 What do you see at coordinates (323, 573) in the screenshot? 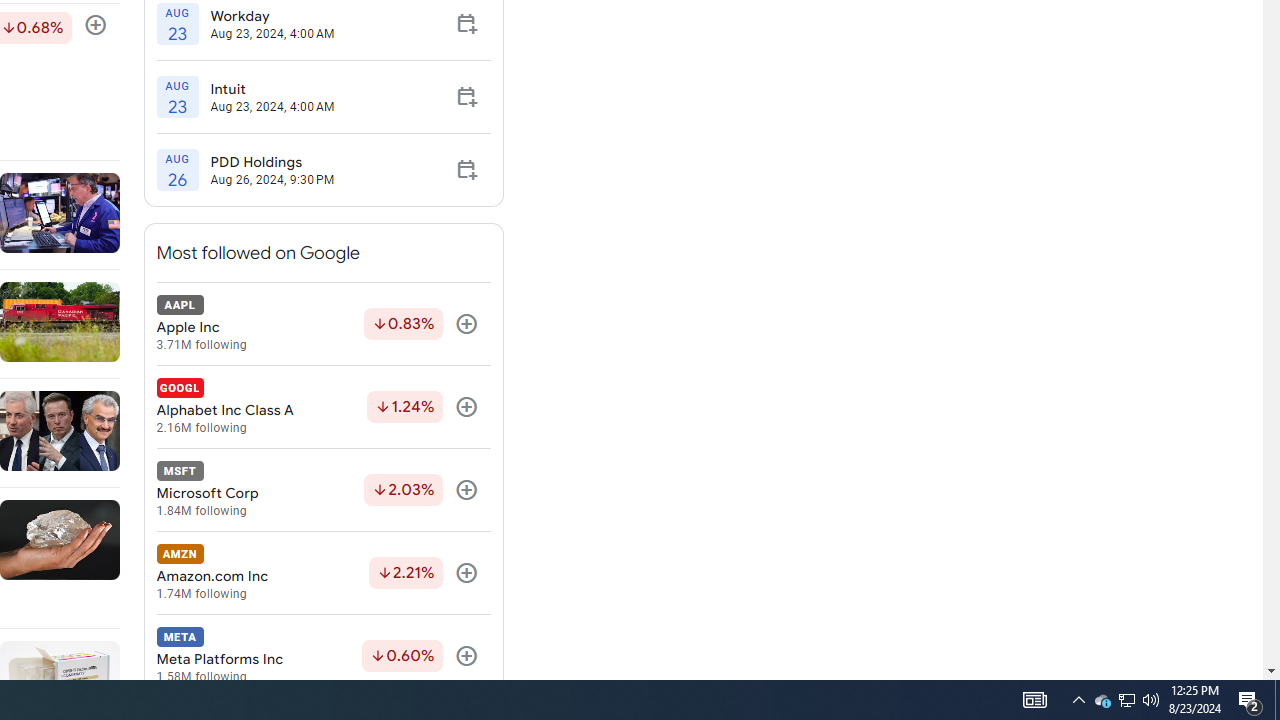
I see `'AMZN Amazon.com Inc 1.74M following Down by 2.21% Follow'` at bounding box center [323, 573].